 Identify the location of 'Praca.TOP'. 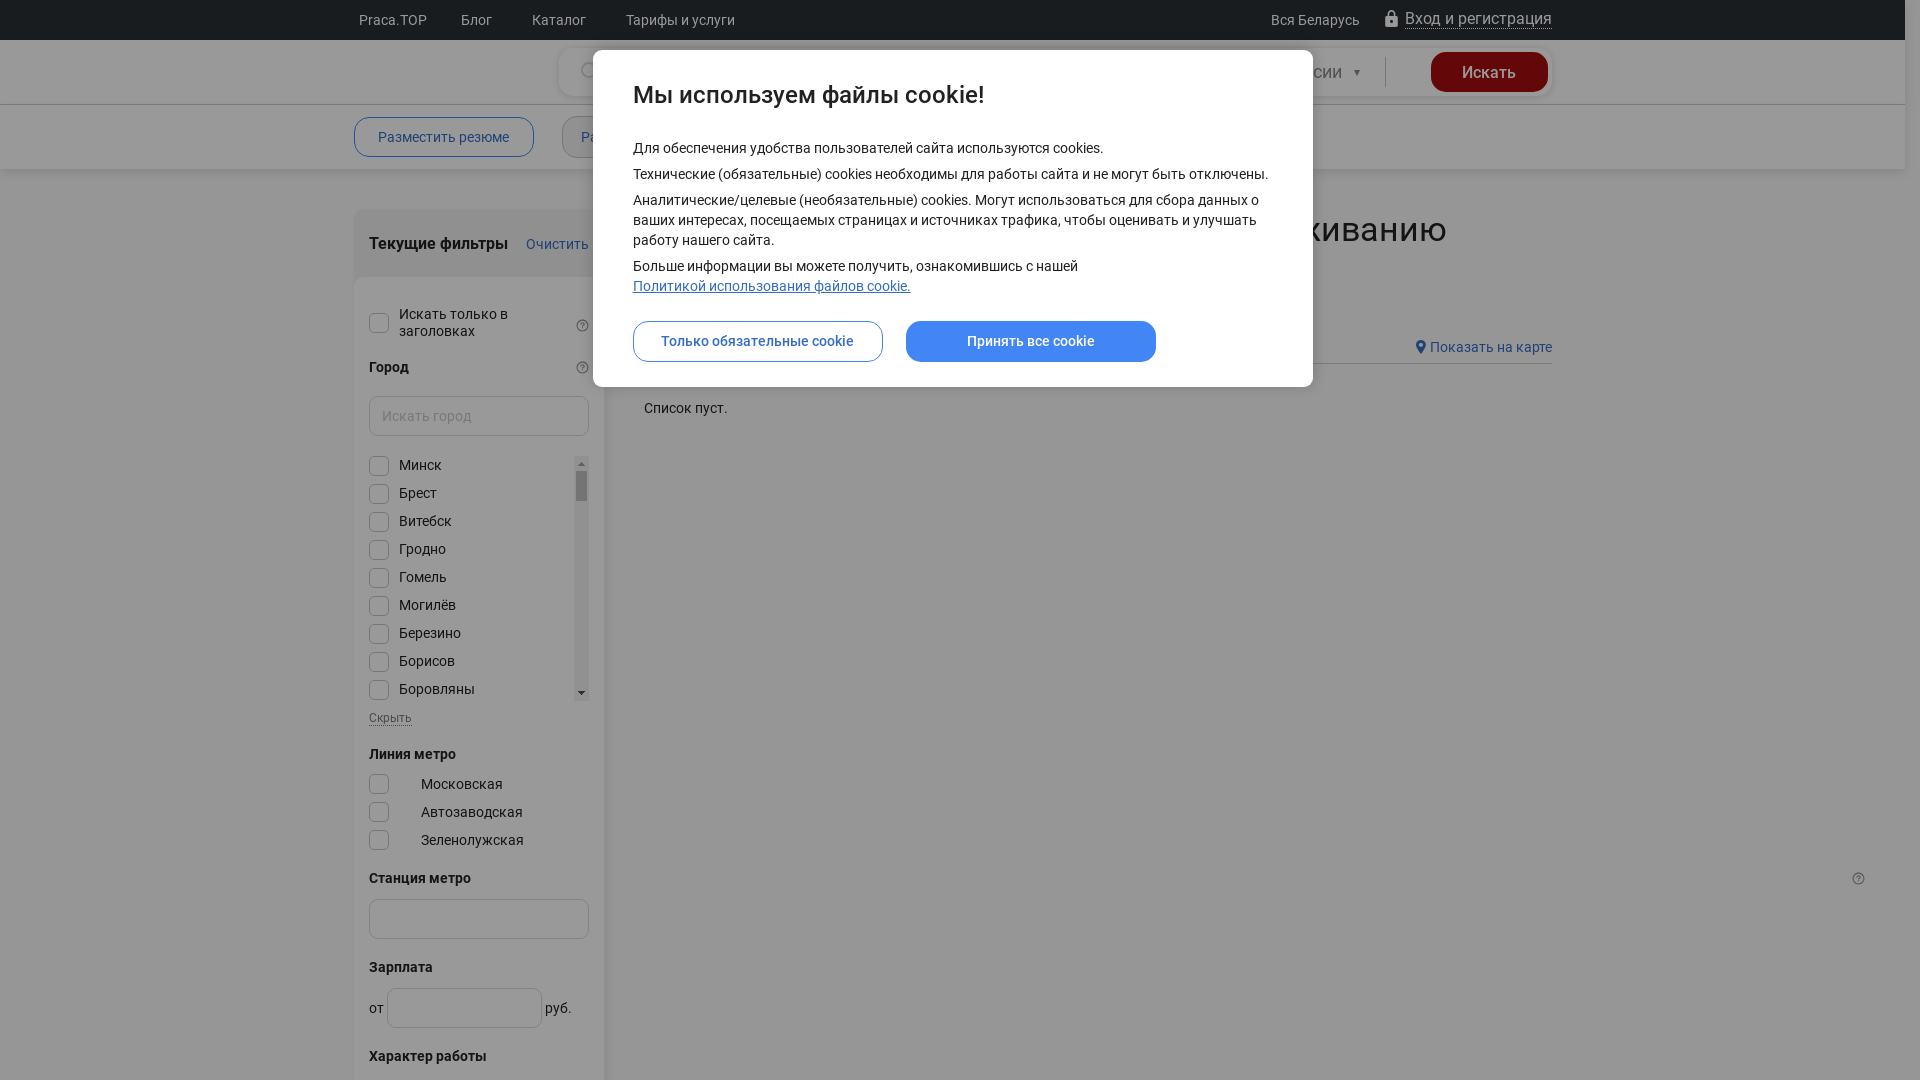
(393, 19).